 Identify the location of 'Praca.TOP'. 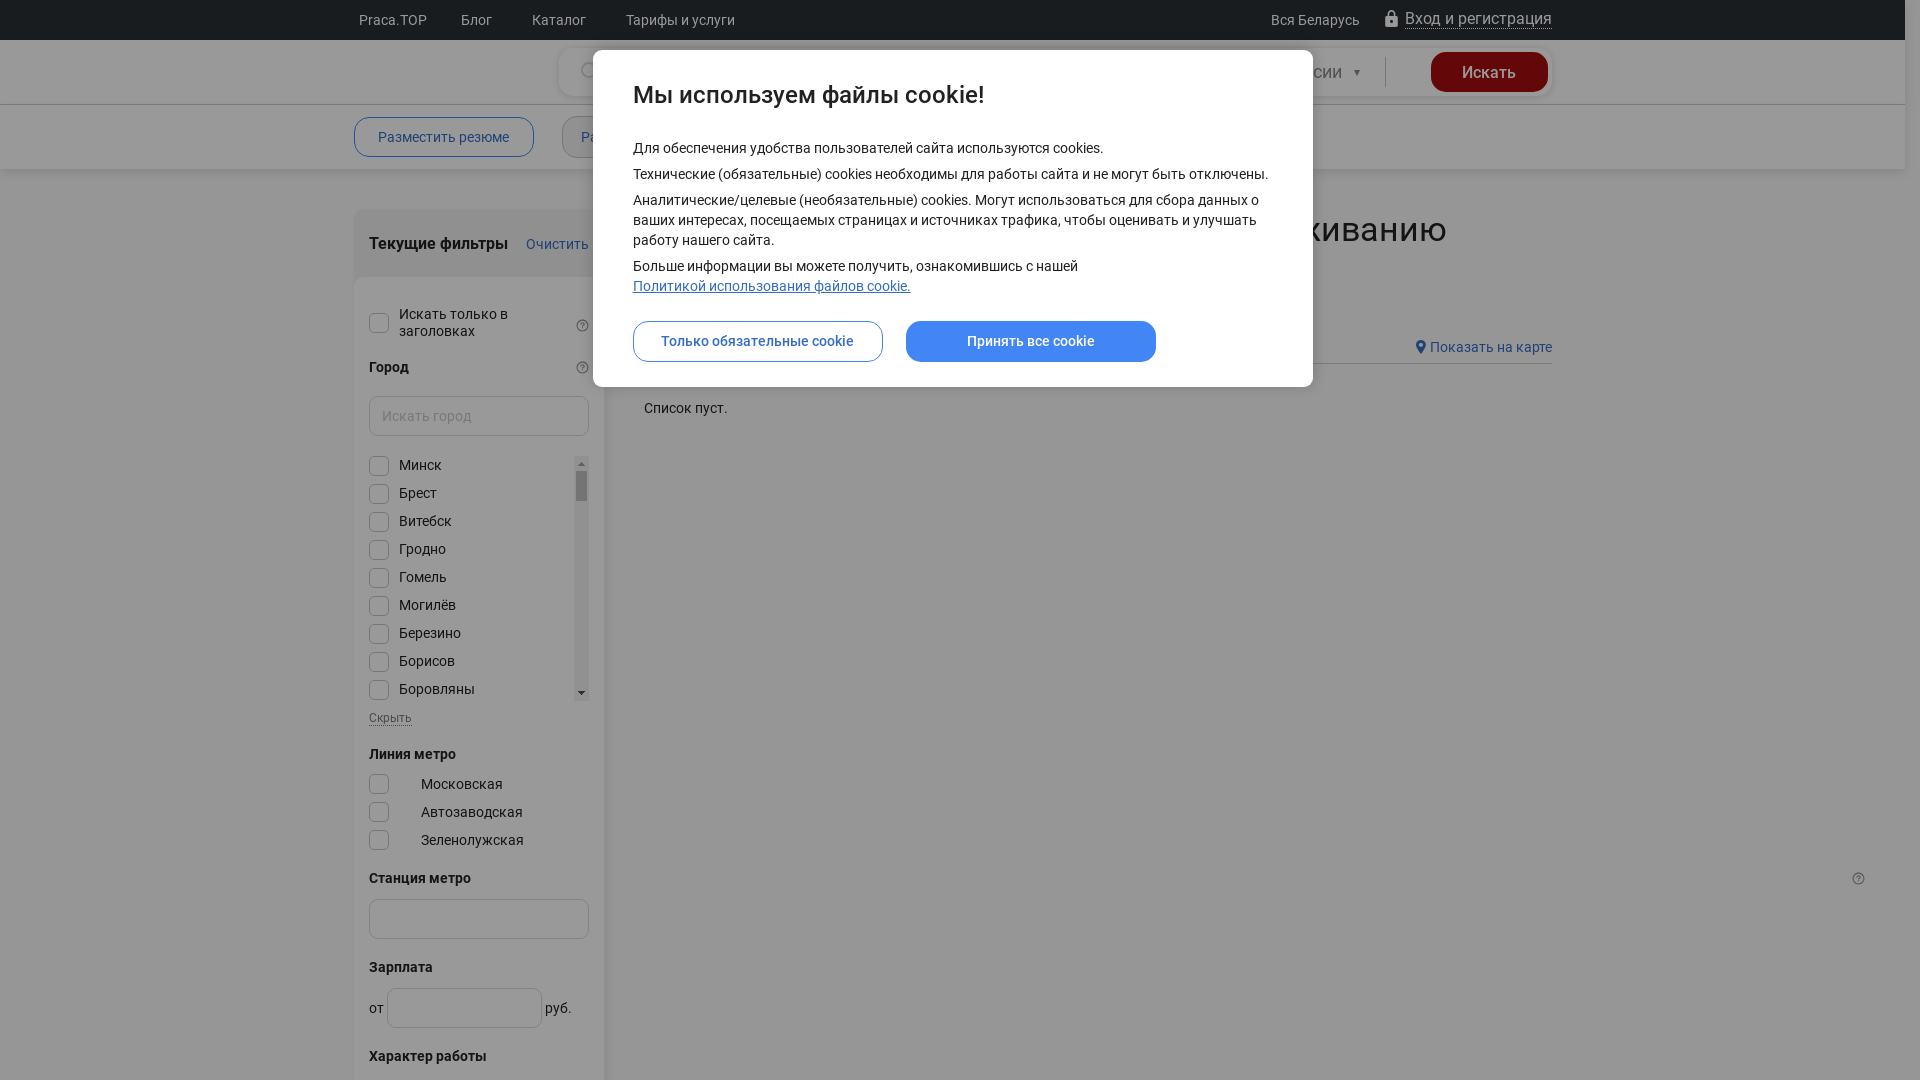
(393, 19).